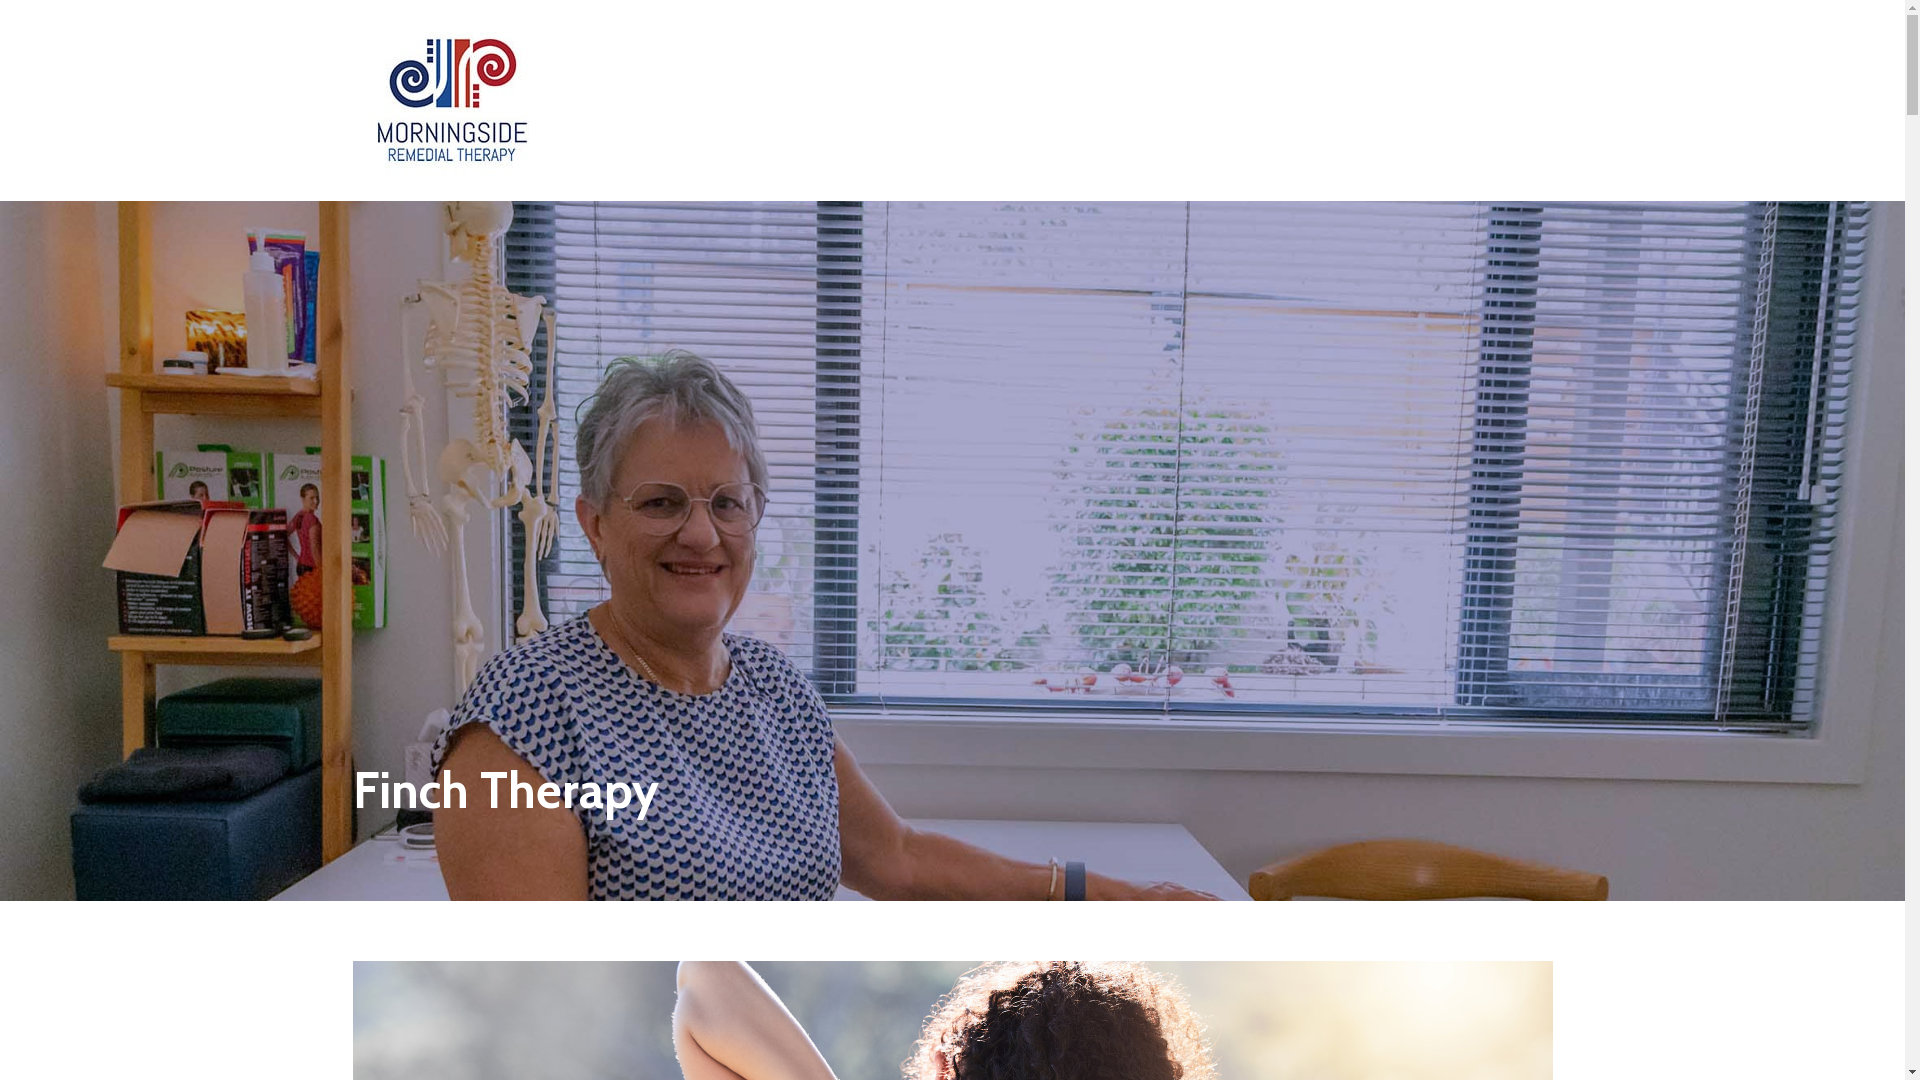 Image resolution: width=1920 pixels, height=1080 pixels. Describe the element at coordinates (895, 45) in the screenshot. I see `'HOME'` at that location.